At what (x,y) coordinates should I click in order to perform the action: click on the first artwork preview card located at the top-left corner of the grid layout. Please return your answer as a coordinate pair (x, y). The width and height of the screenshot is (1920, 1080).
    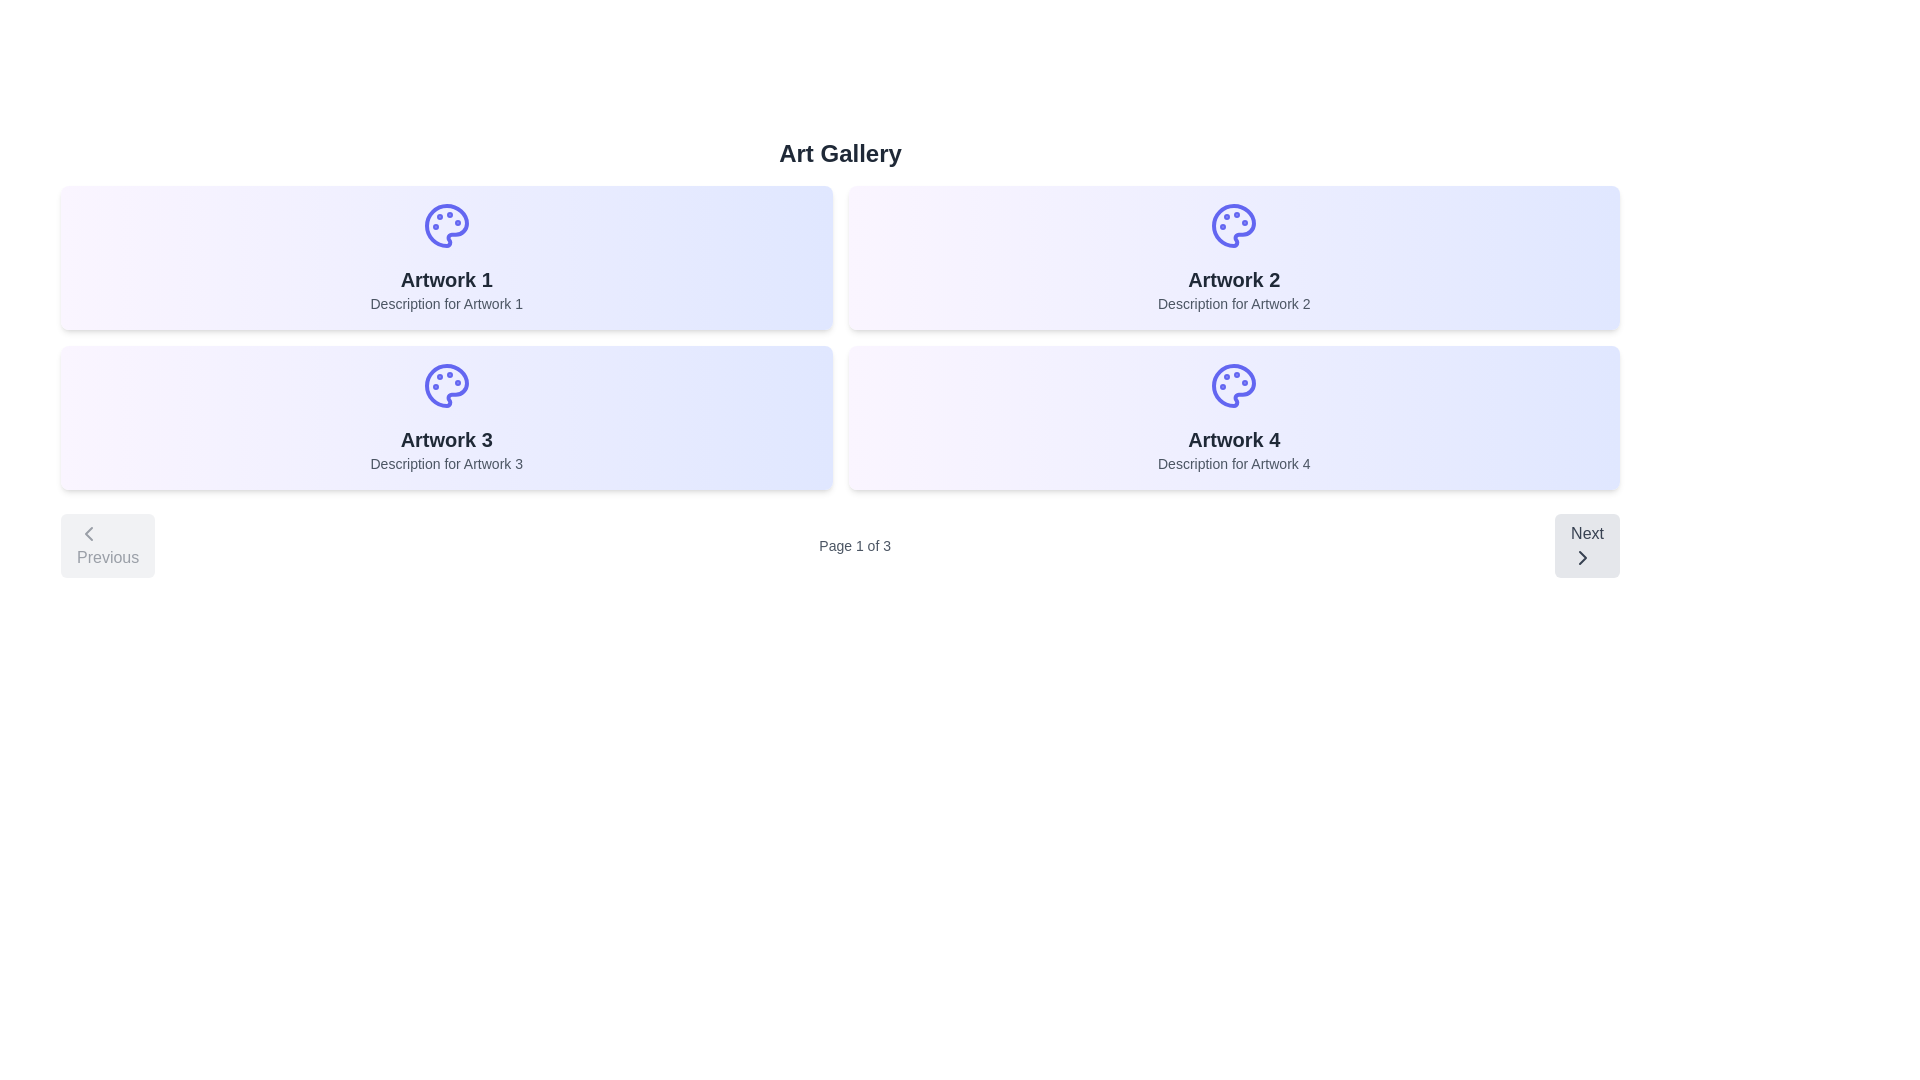
    Looking at the image, I should click on (445, 257).